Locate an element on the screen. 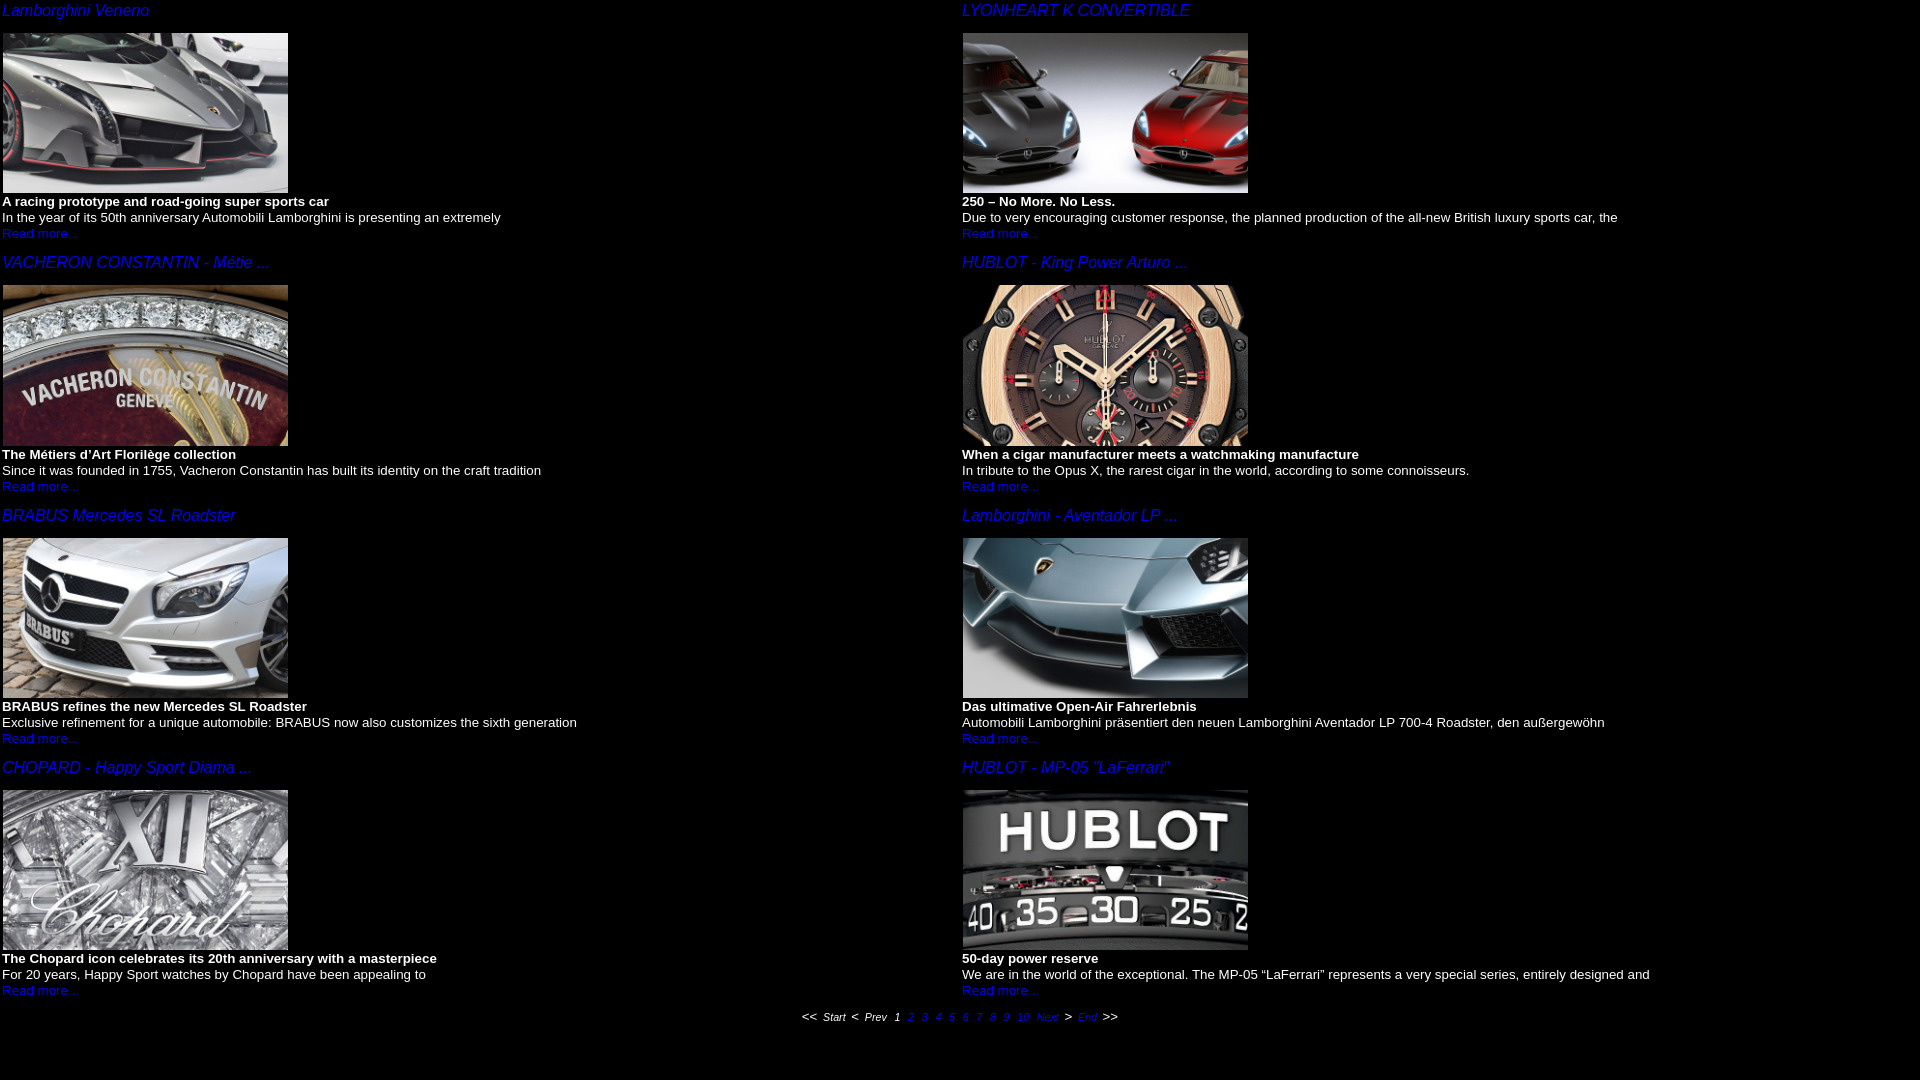 This screenshot has height=1080, width=1920. 'HUBLOT - King Power Arturo ...' is located at coordinates (1074, 261).